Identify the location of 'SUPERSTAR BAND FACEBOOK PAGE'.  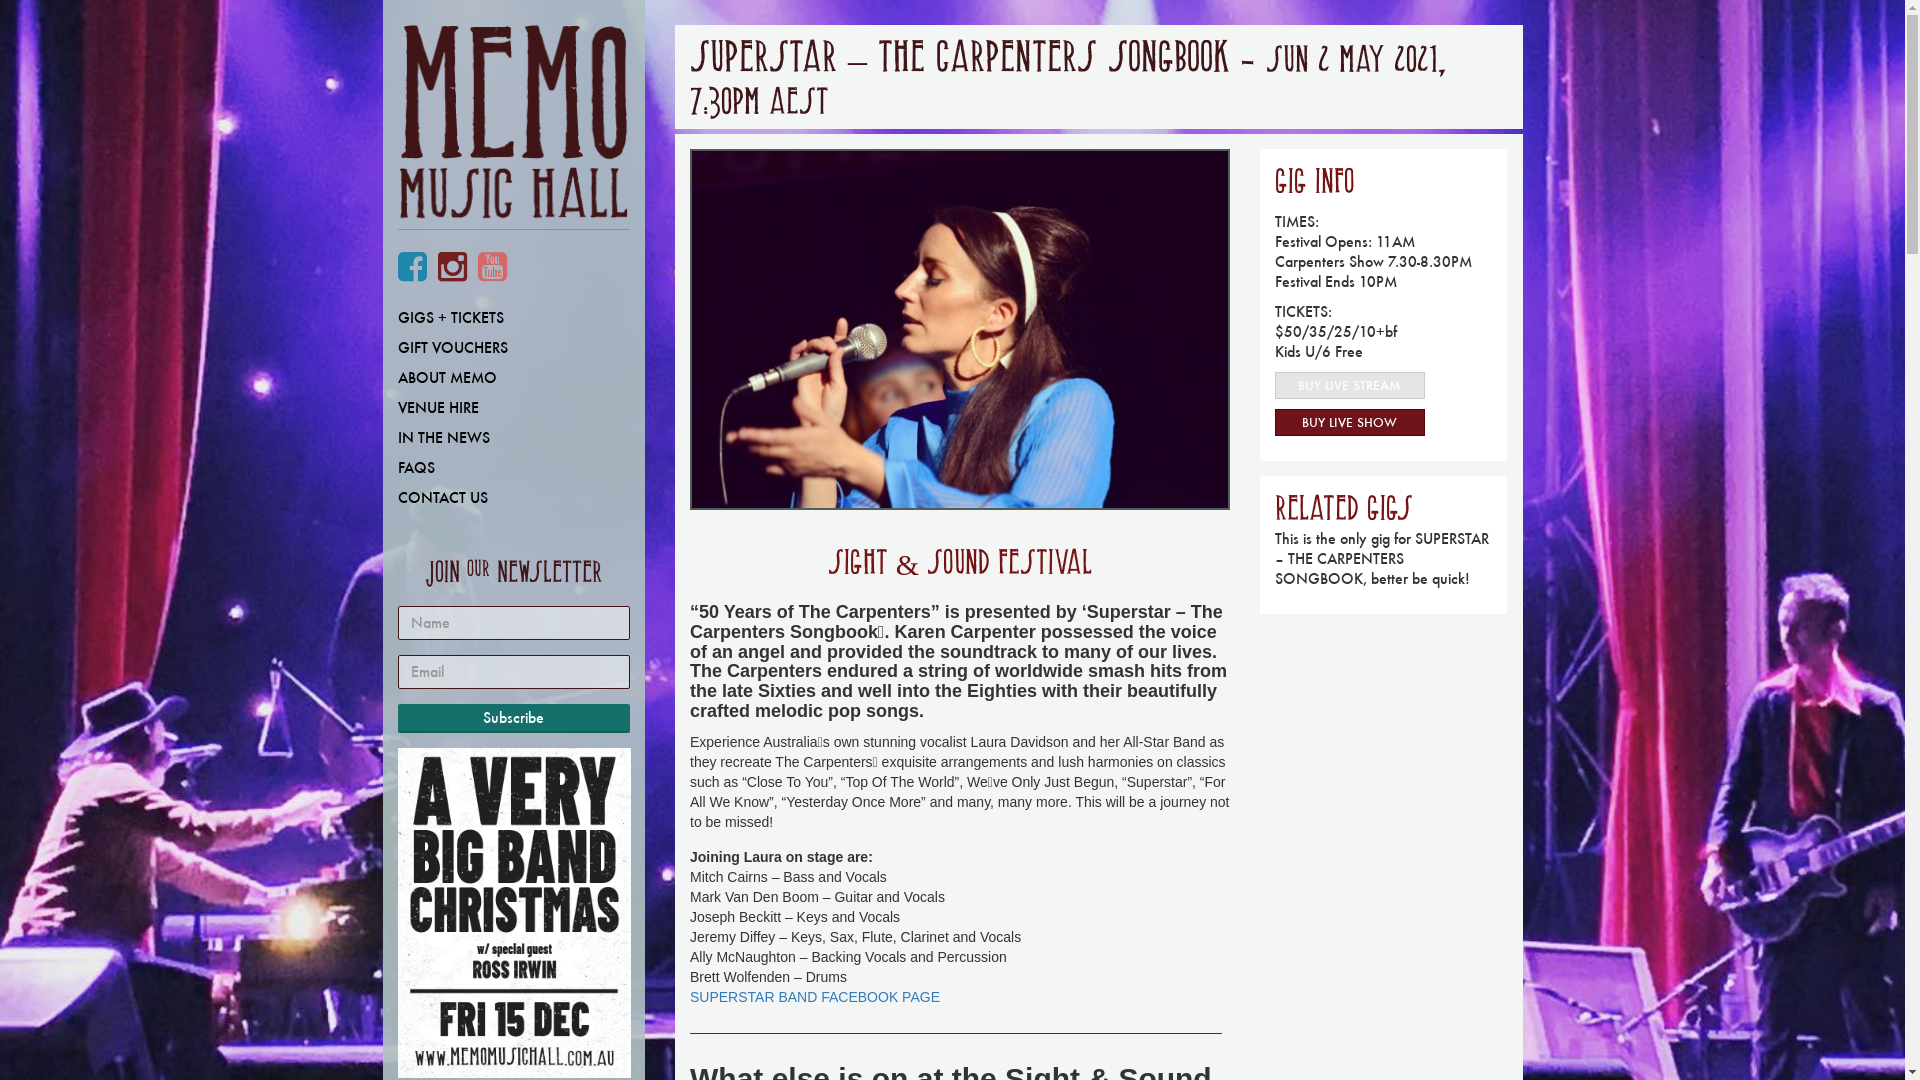
(690, 996).